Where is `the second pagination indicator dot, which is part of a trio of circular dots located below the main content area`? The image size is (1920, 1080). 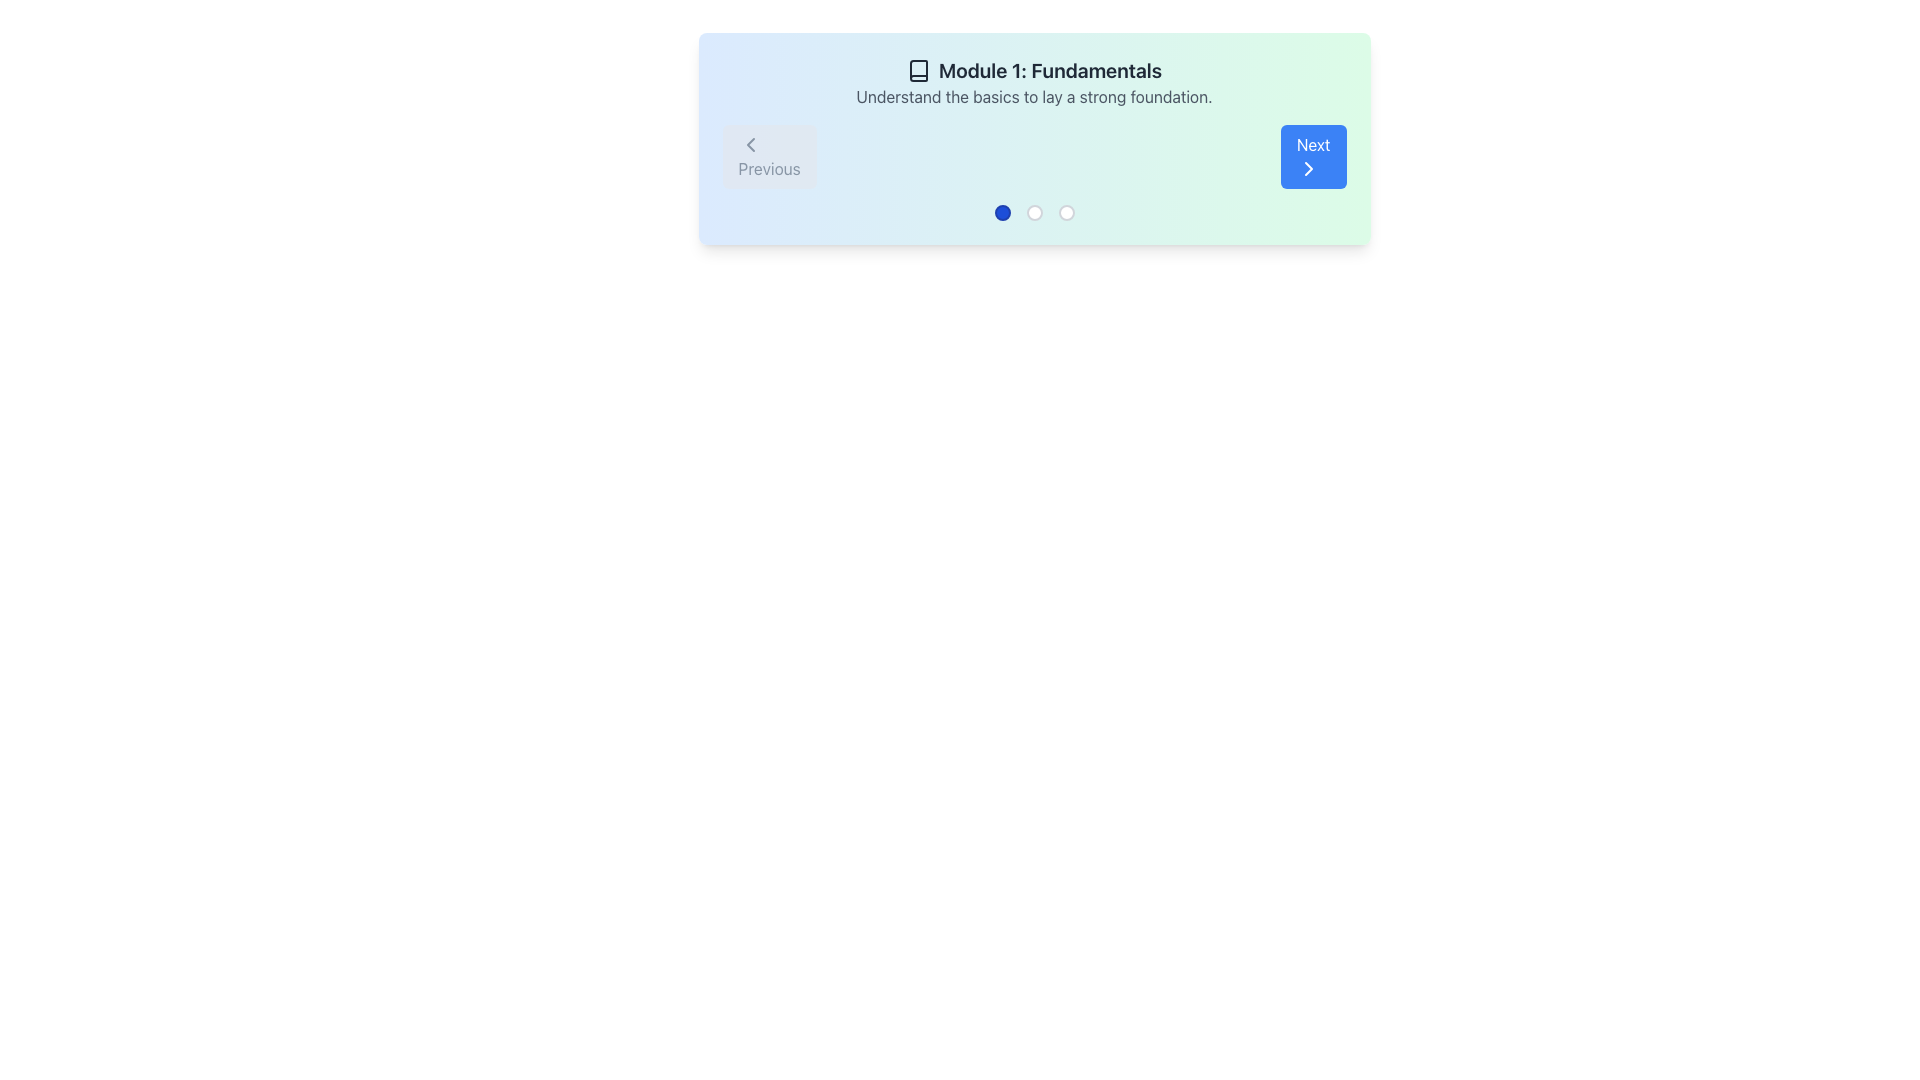
the second pagination indicator dot, which is part of a trio of circular dots located below the main content area is located at coordinates (1034, 212).